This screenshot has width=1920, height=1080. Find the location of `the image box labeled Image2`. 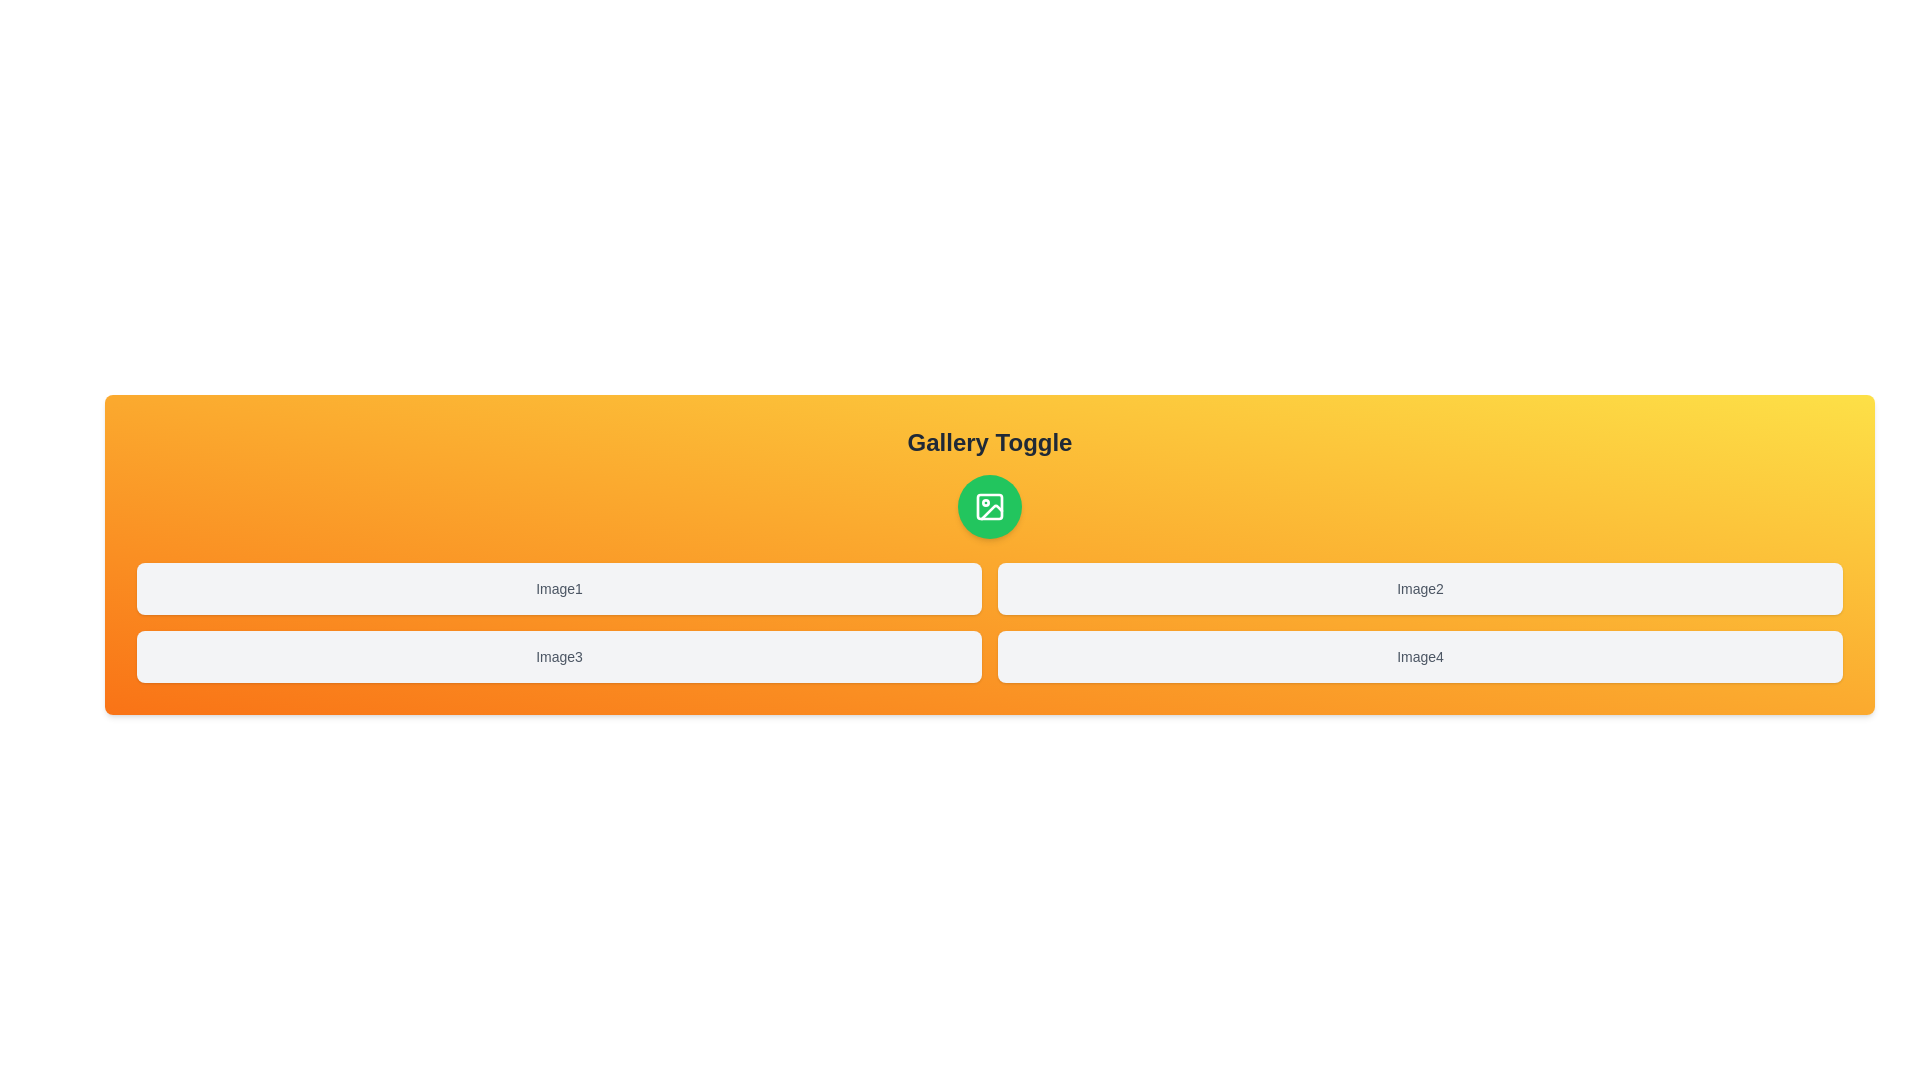

the image box labeled Image2 is located at coordinates (1419, 588).